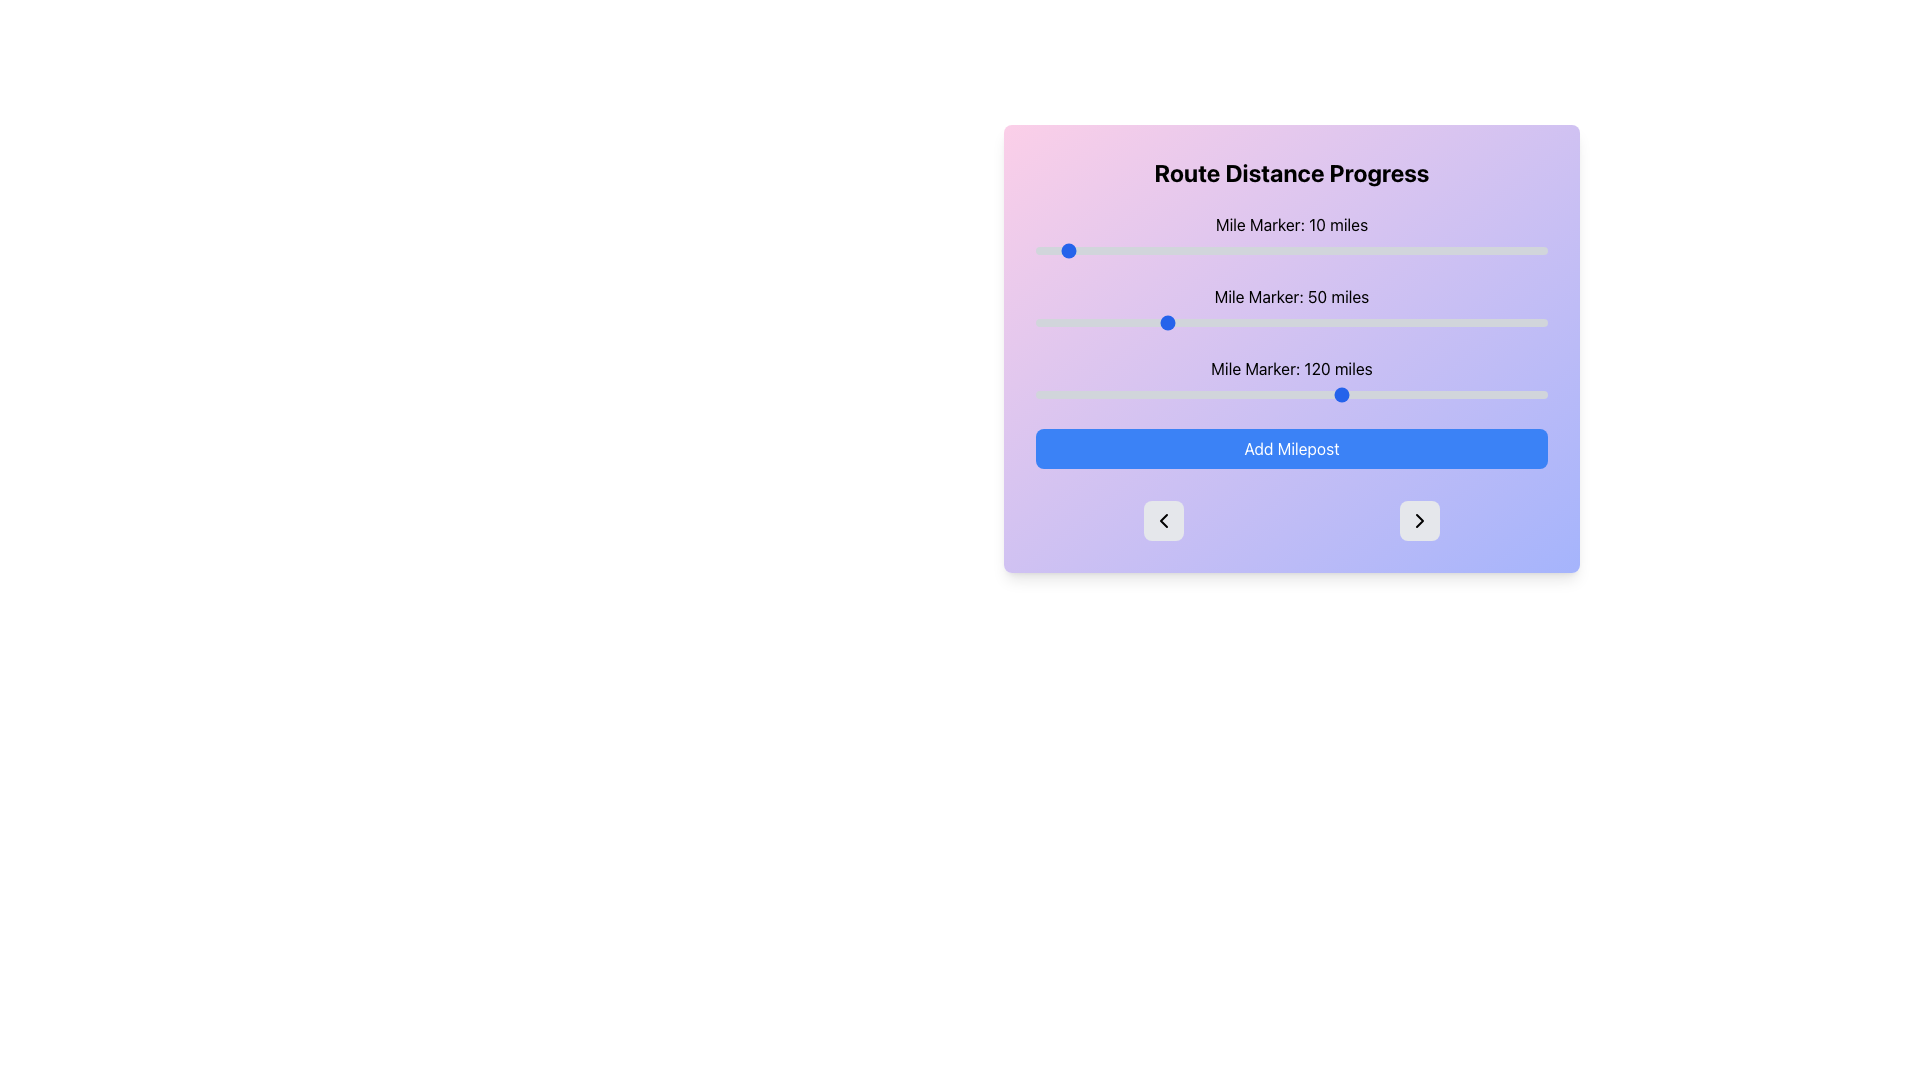 Image resolution: width=1920 pixels, height=1080 pixels. I want to click on the slider, so click(1250, 249).